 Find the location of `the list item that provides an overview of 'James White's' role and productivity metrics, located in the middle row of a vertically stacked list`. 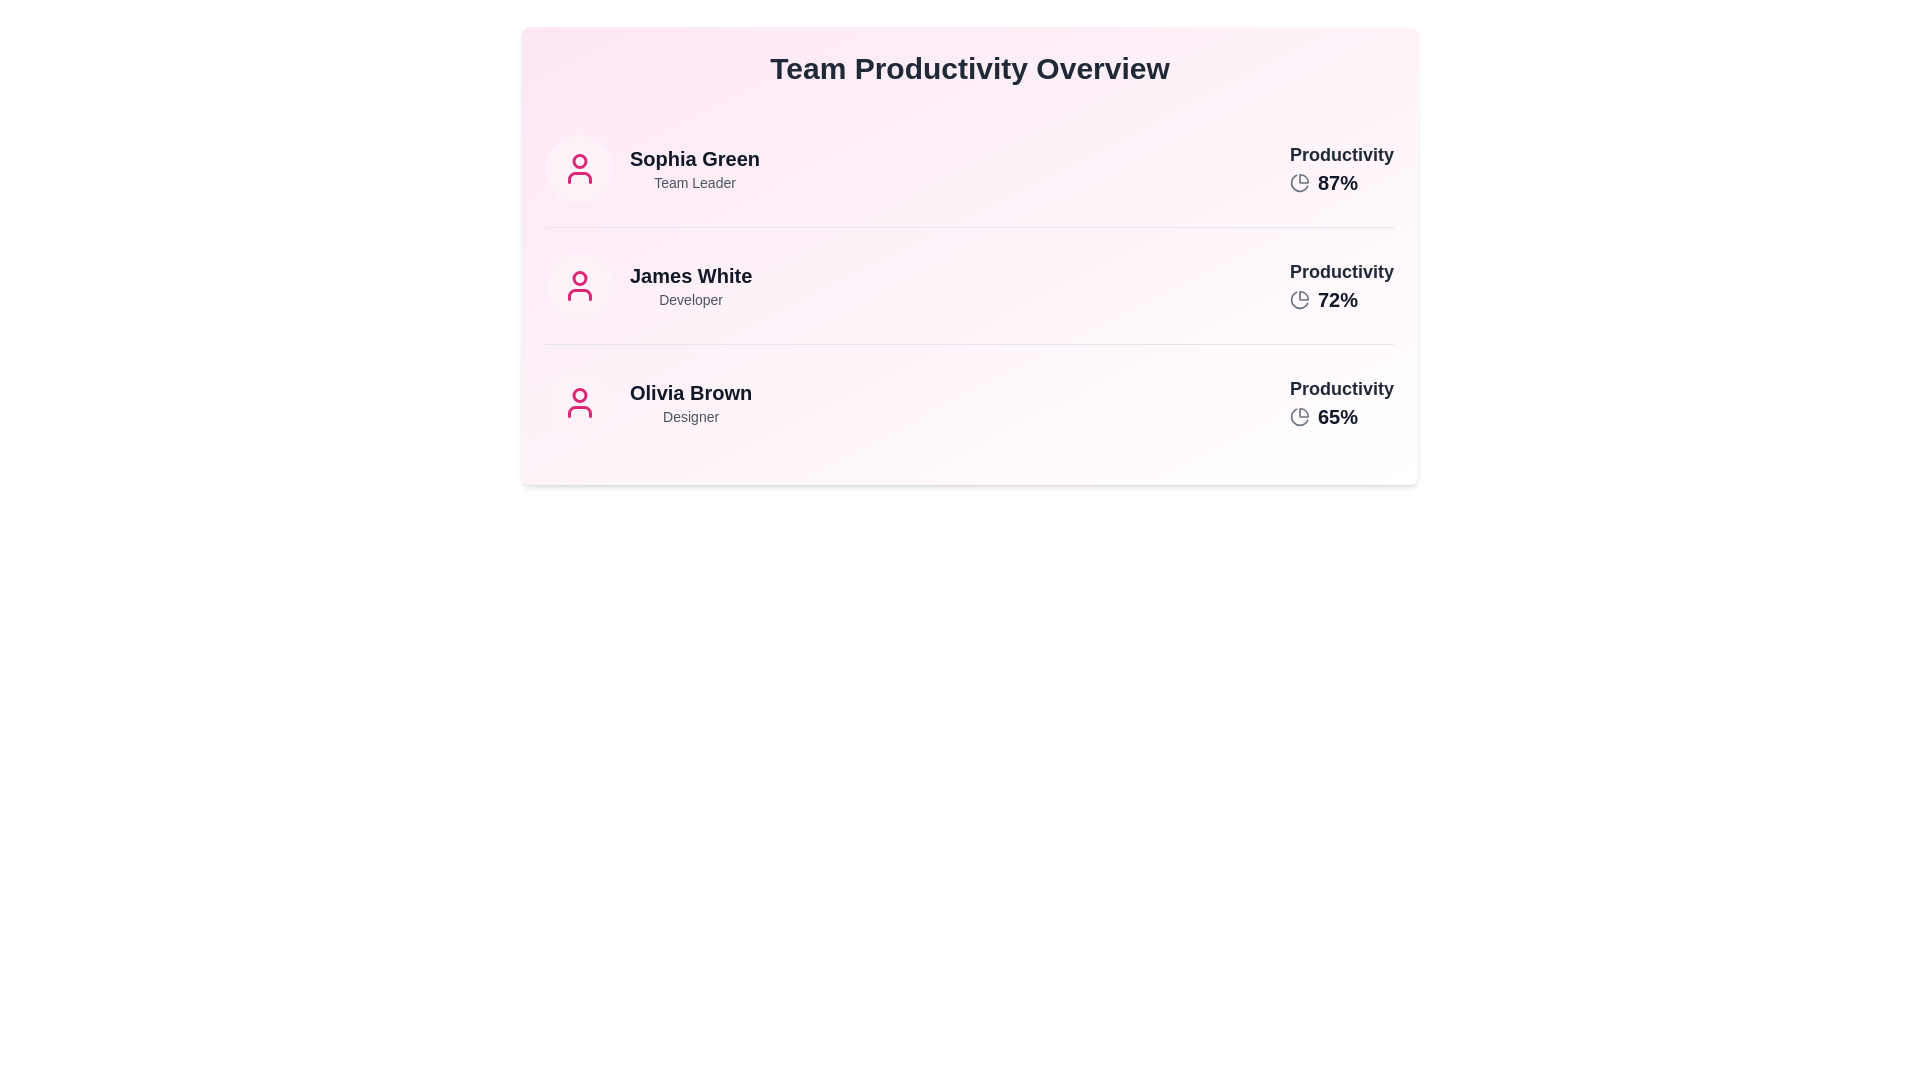

the list item that provides an overview of 'James White's' role and productivity metrics, located in the middle row of a vertically stacked list is located at coordinates (969, 254).